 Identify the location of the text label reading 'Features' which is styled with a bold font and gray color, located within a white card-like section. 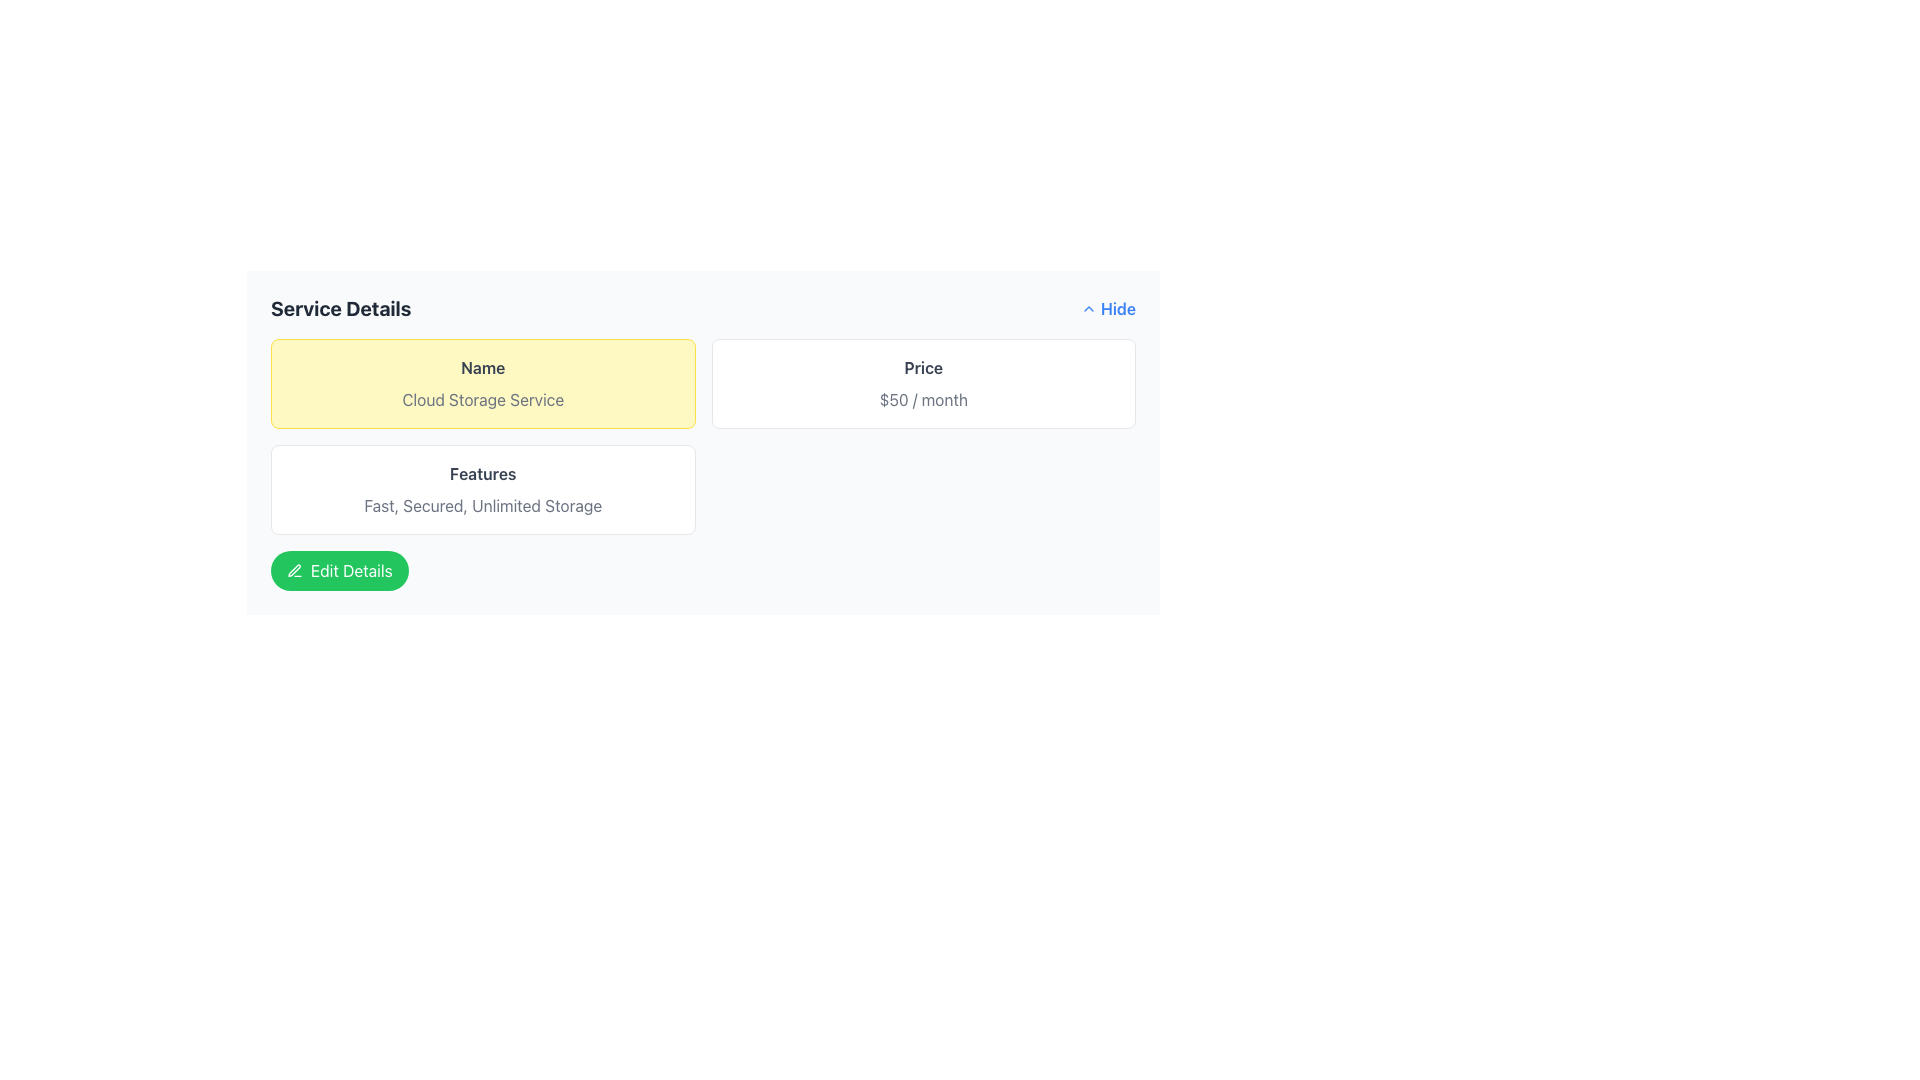
(483, 474).